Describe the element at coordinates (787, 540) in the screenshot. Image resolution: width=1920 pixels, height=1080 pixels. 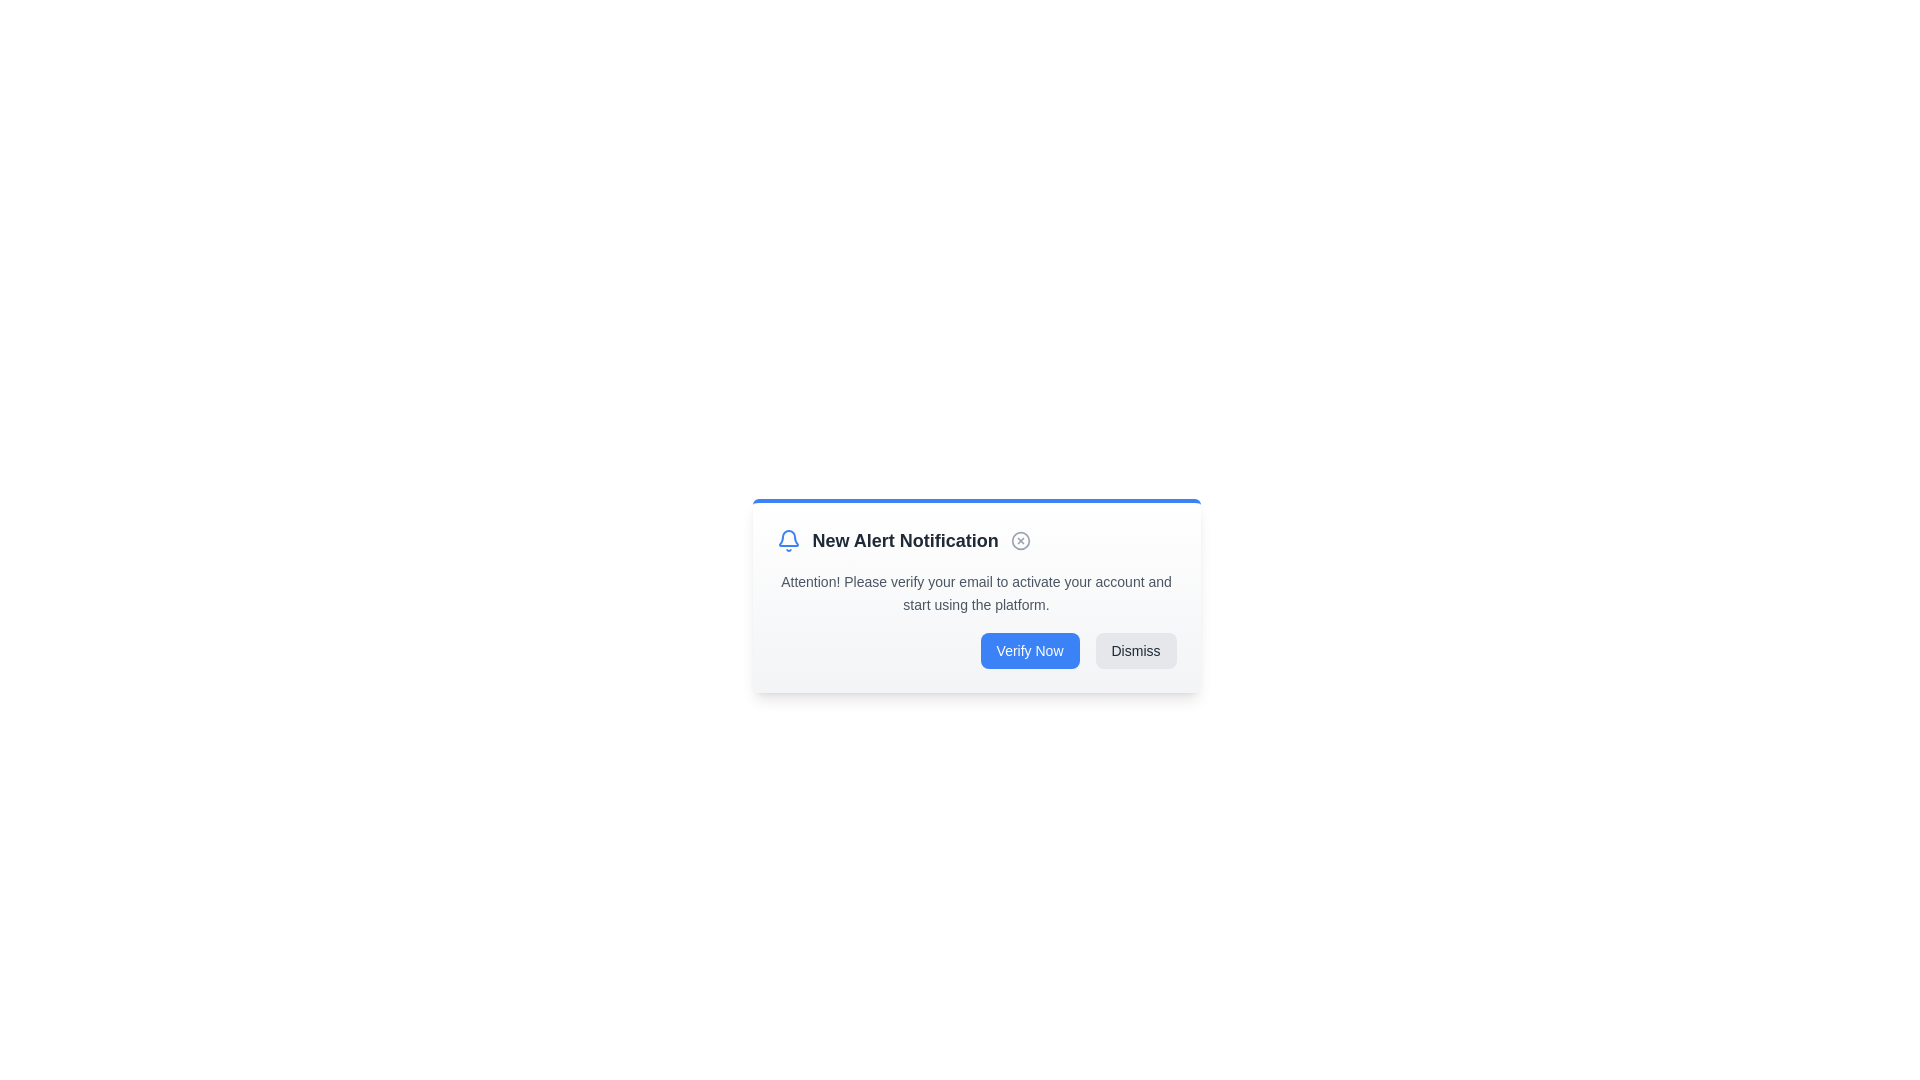
I see `the blue bell icon, which is the first element in the notification box, located to the left of the title 'New Alert Notification'` at that location.